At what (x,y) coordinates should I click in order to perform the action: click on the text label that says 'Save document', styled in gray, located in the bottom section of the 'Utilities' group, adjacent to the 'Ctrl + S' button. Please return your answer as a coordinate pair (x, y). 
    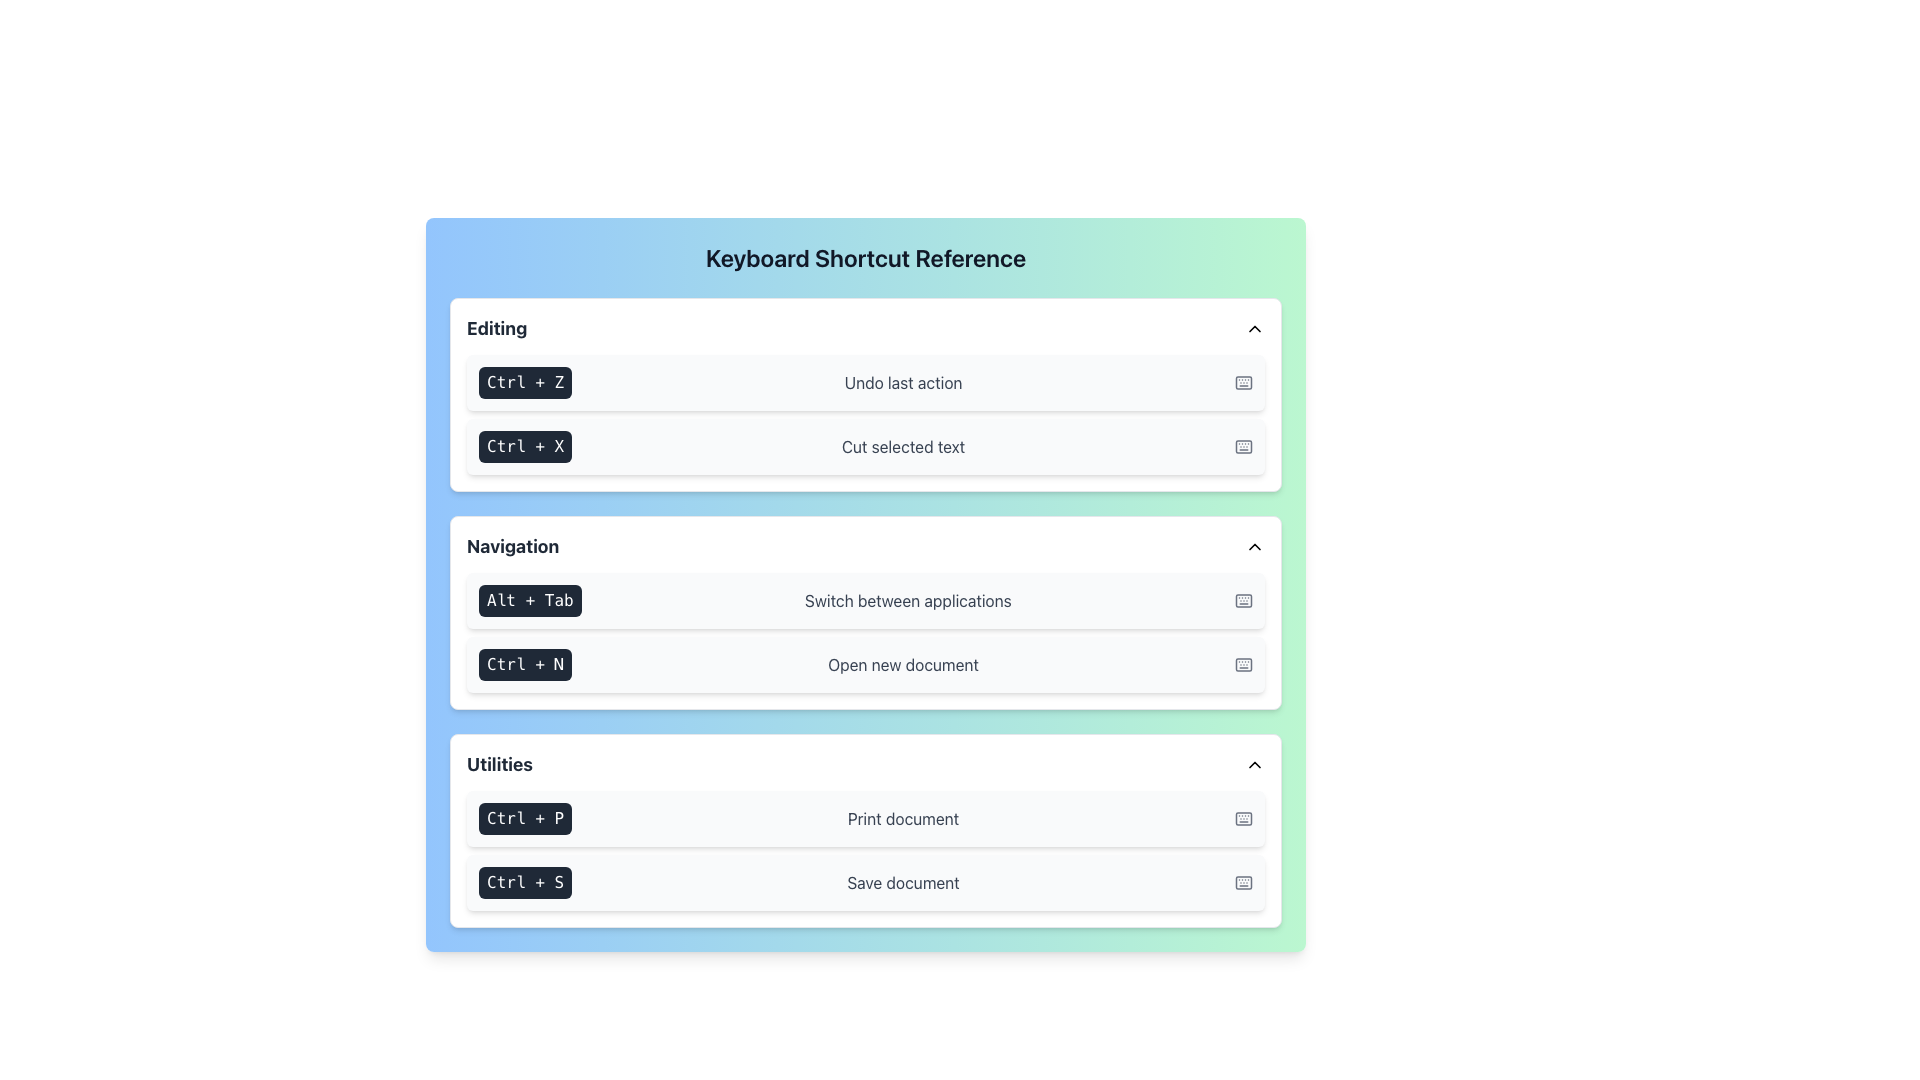
    Looking at the image, I should click on (902, 882).